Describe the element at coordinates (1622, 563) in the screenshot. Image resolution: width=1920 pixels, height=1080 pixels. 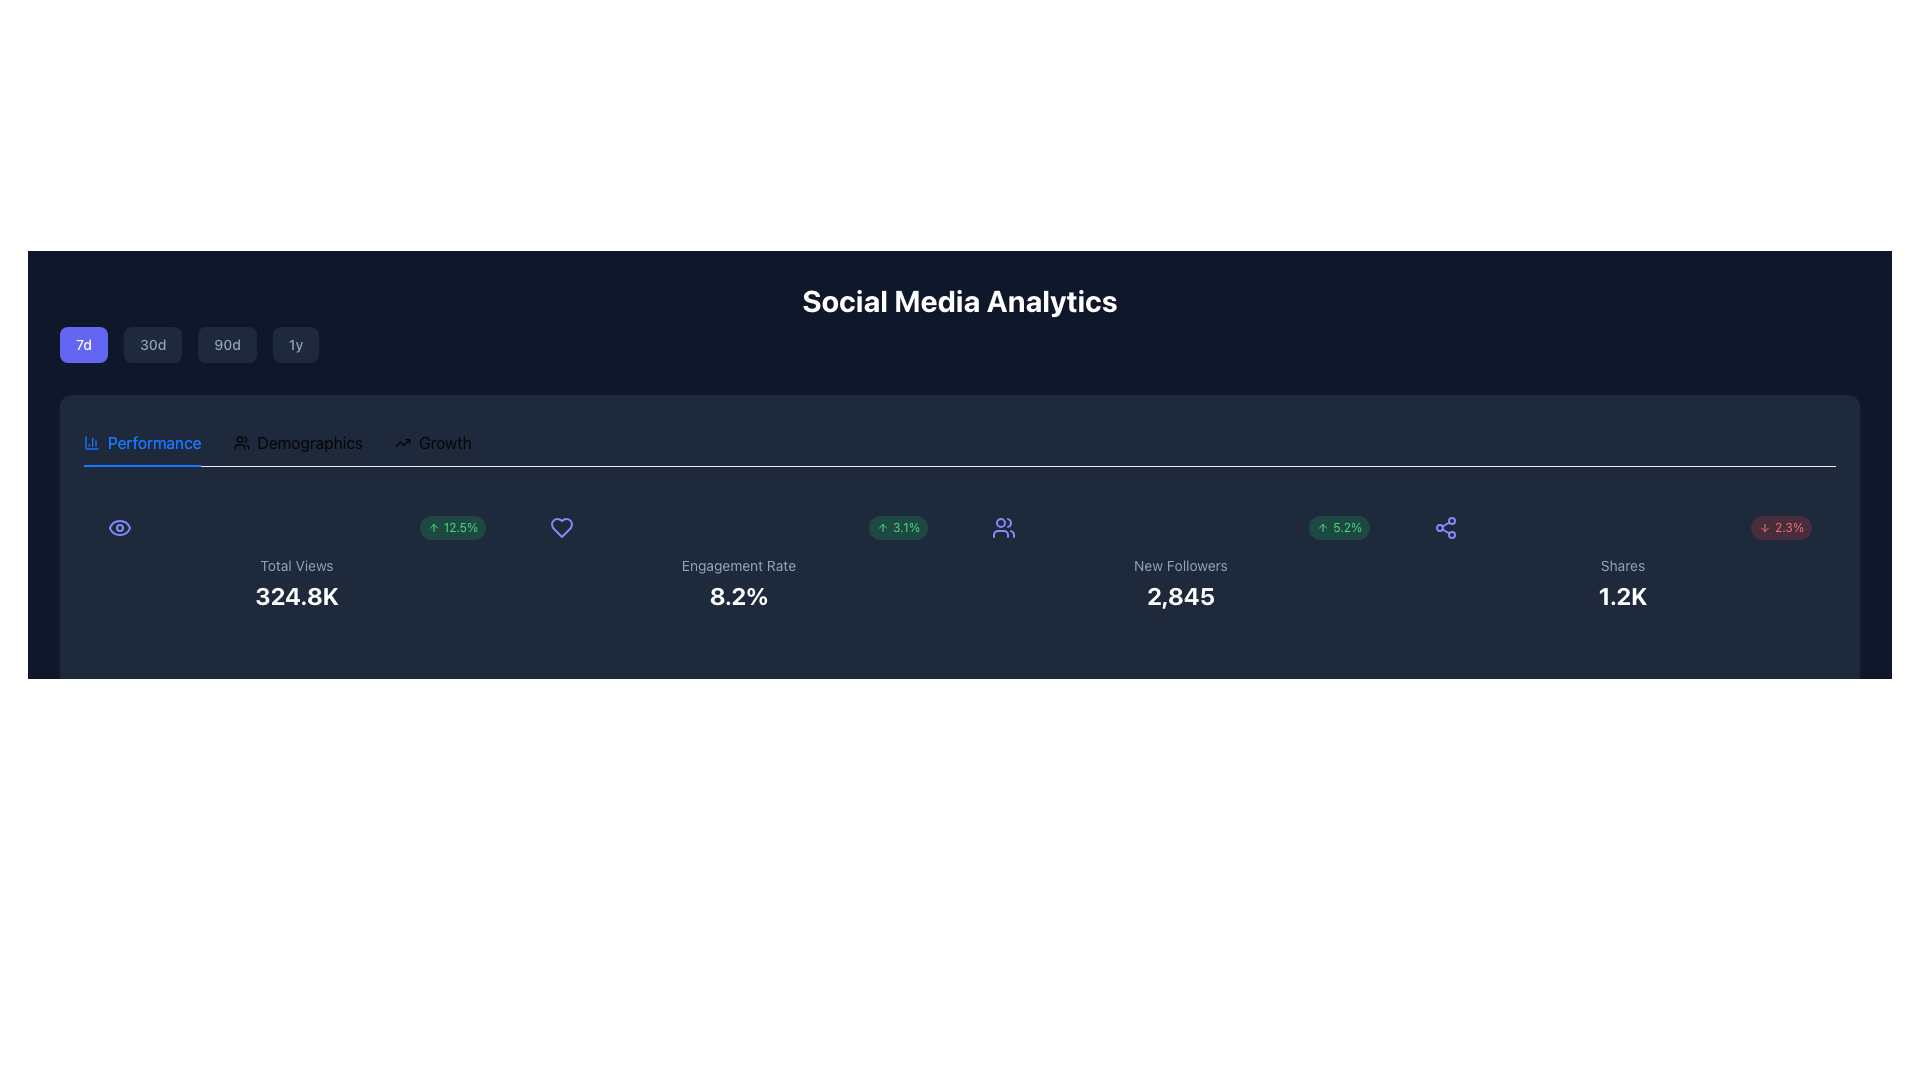
I see `the dark blue Informative card that displays 'Shares' and the number '1.2K', located in the bottom-right corner of the grid layout` at that location.